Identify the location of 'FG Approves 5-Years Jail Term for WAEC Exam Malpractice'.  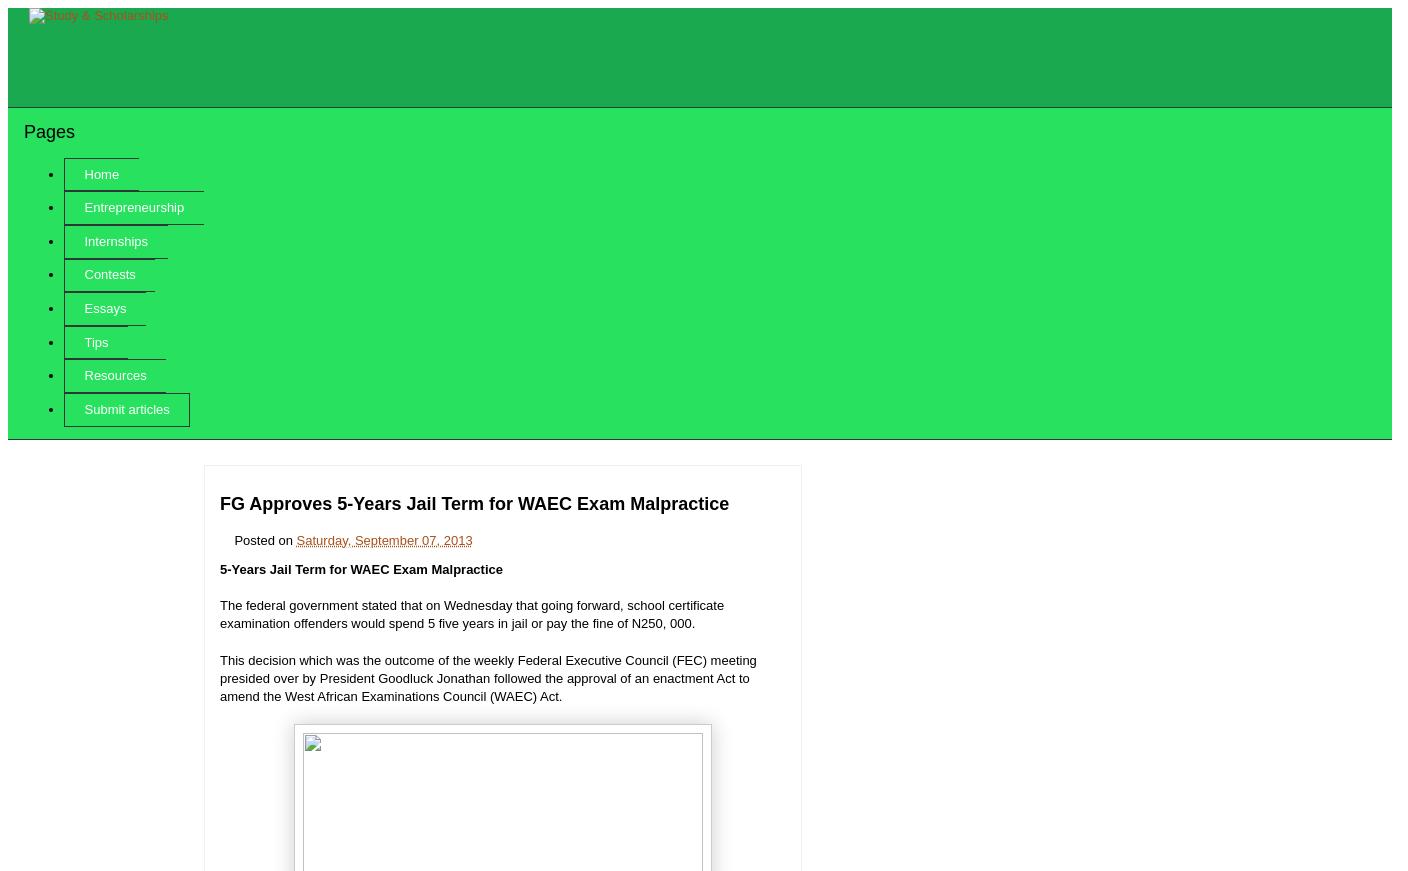
(474, 503).